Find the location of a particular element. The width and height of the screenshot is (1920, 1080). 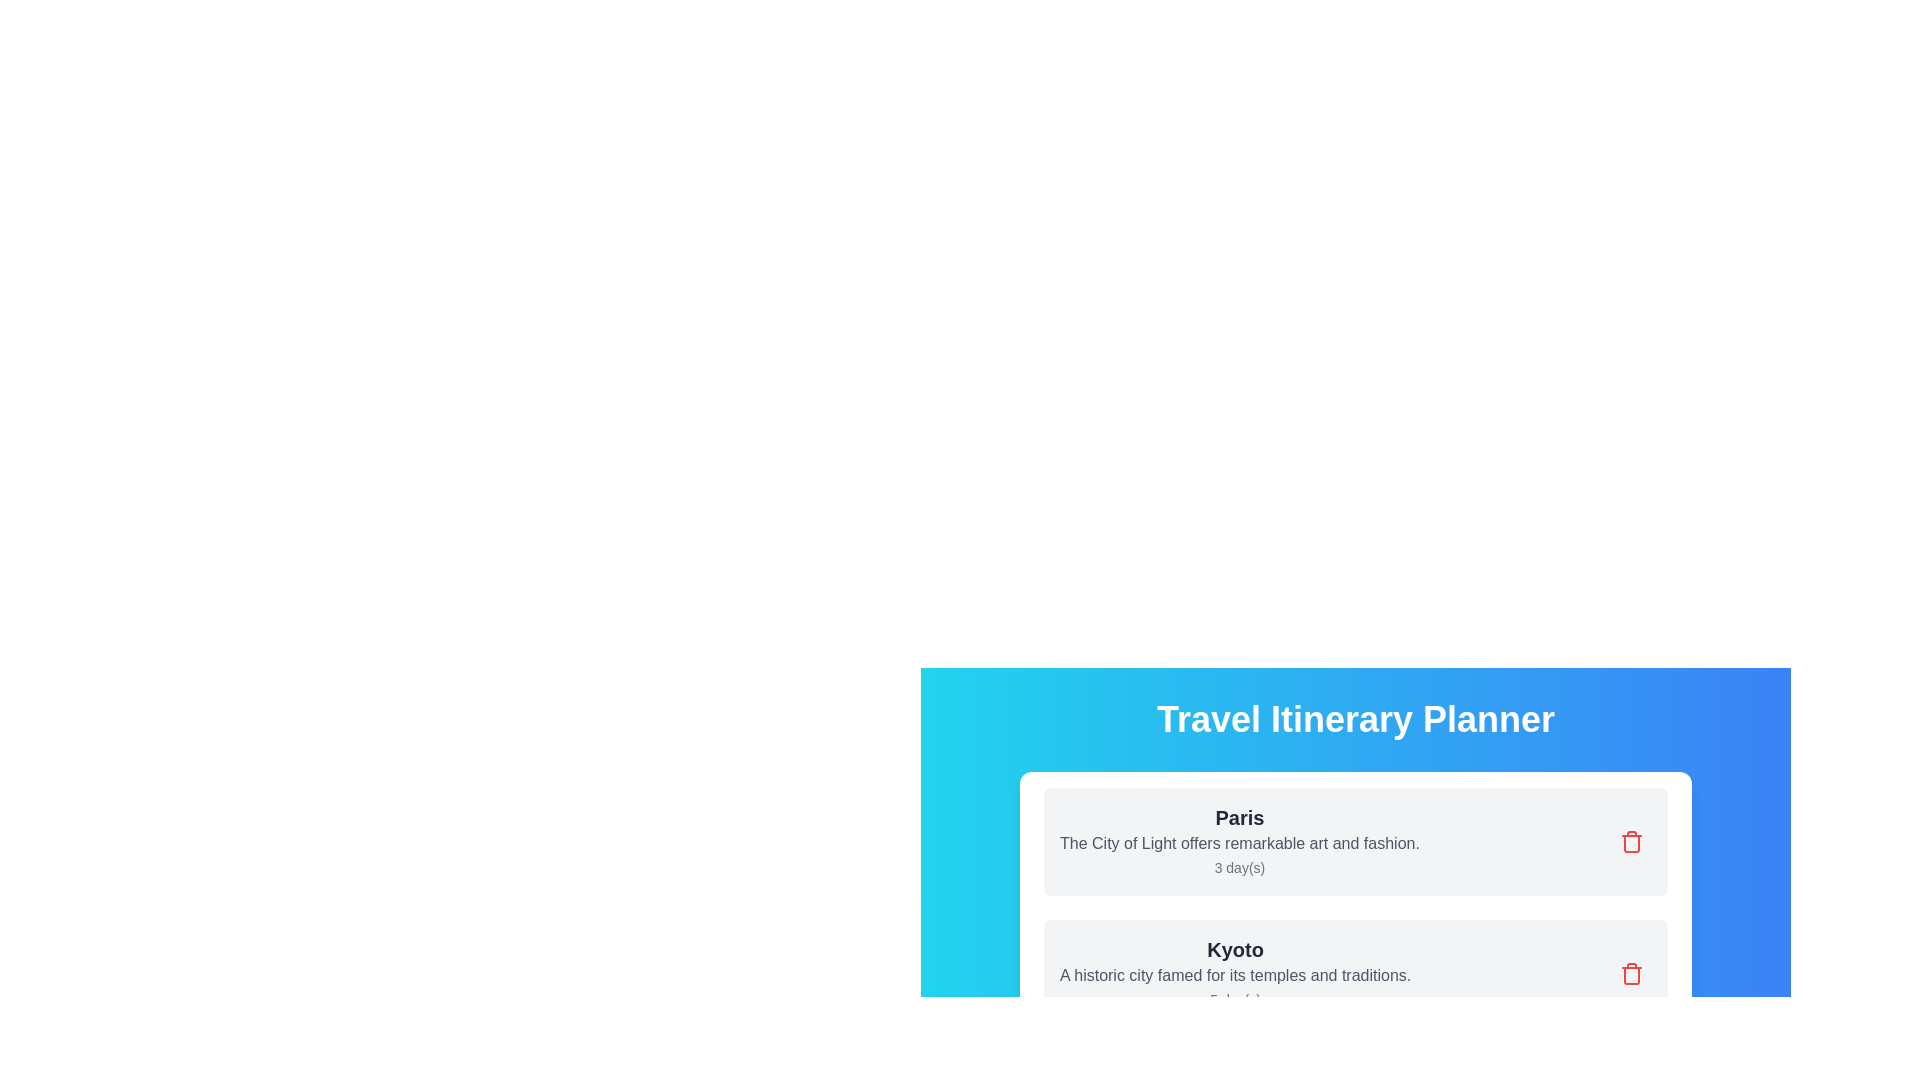

text label indicating the duration associated with the destination 'Kyoto', located at the bottom of the card describing the city is located at coordinates (1234, 999).